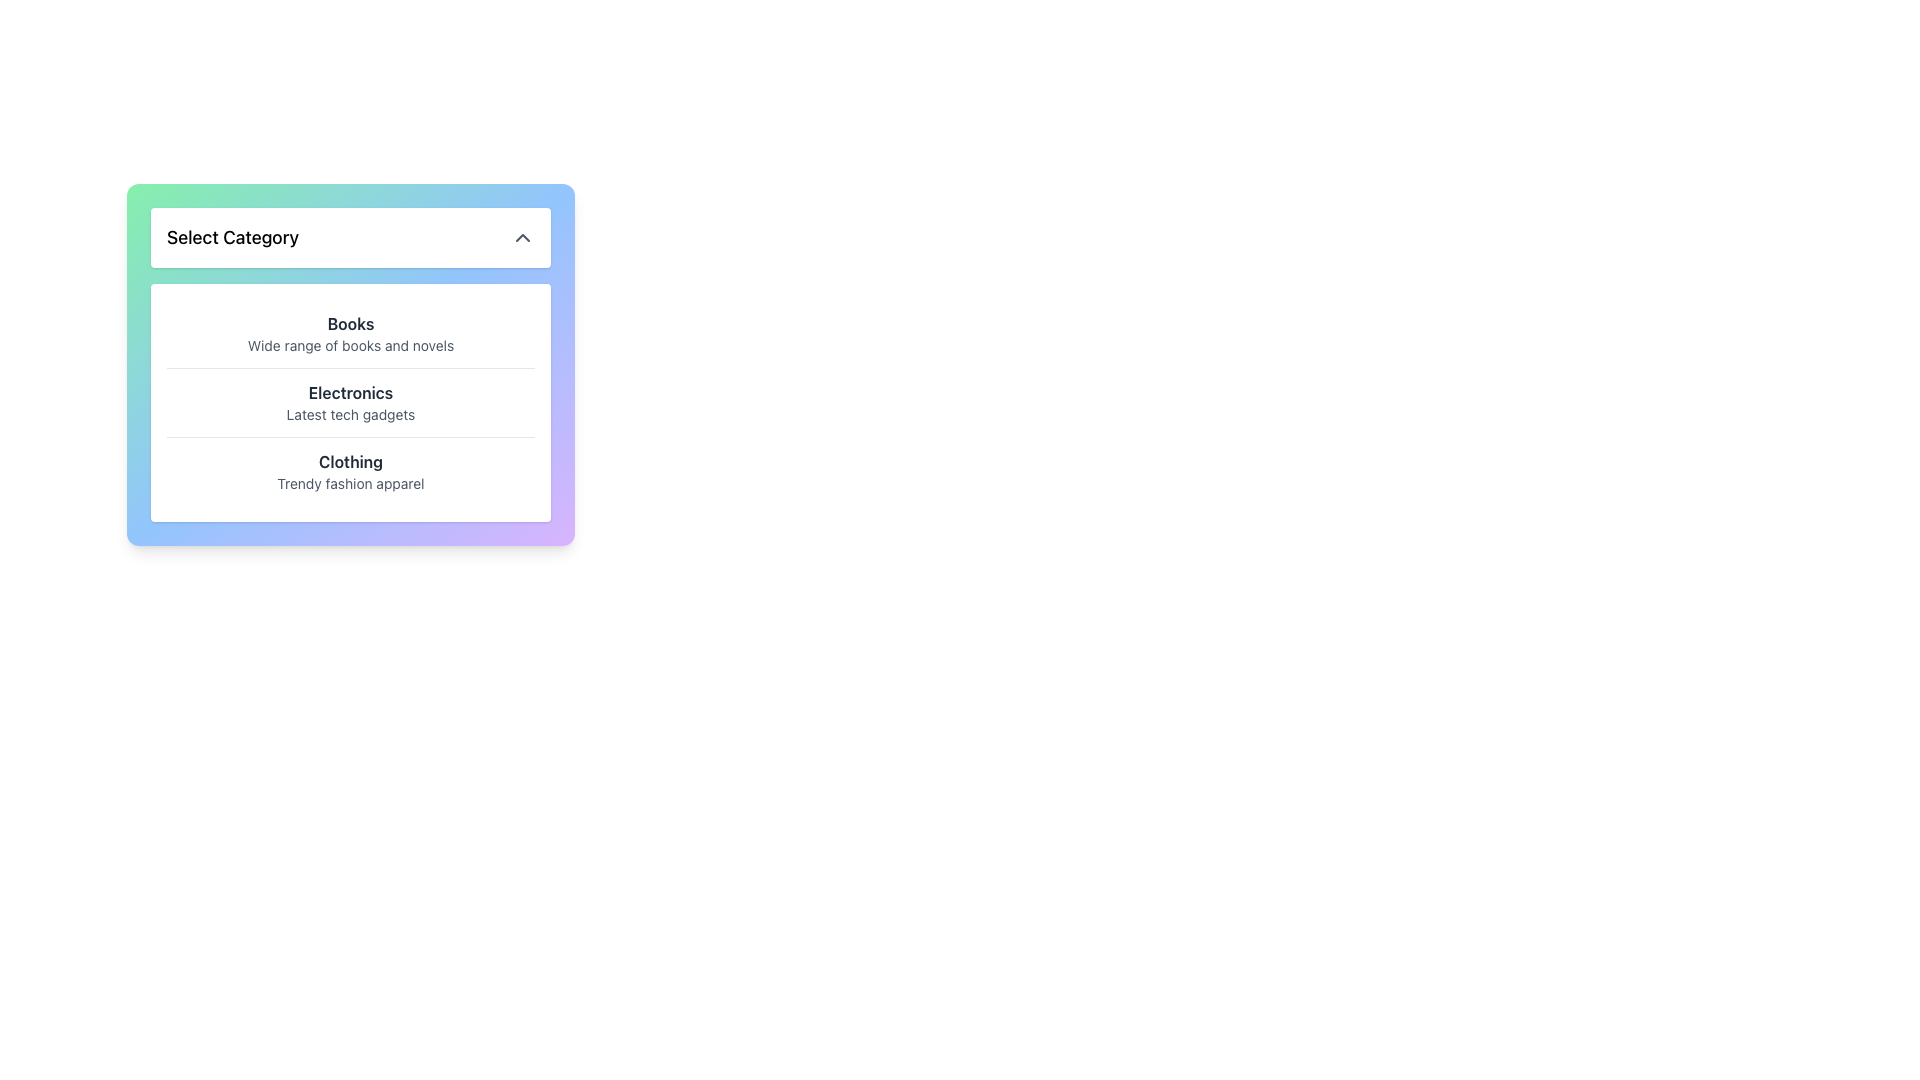  What do you see at coordinates (350, 345) in the screenshot?
I see `the descriptive text label providing additional information about the 'Books' category located centrally beneath the 'Books' heading` at bounding box center [350, 345].